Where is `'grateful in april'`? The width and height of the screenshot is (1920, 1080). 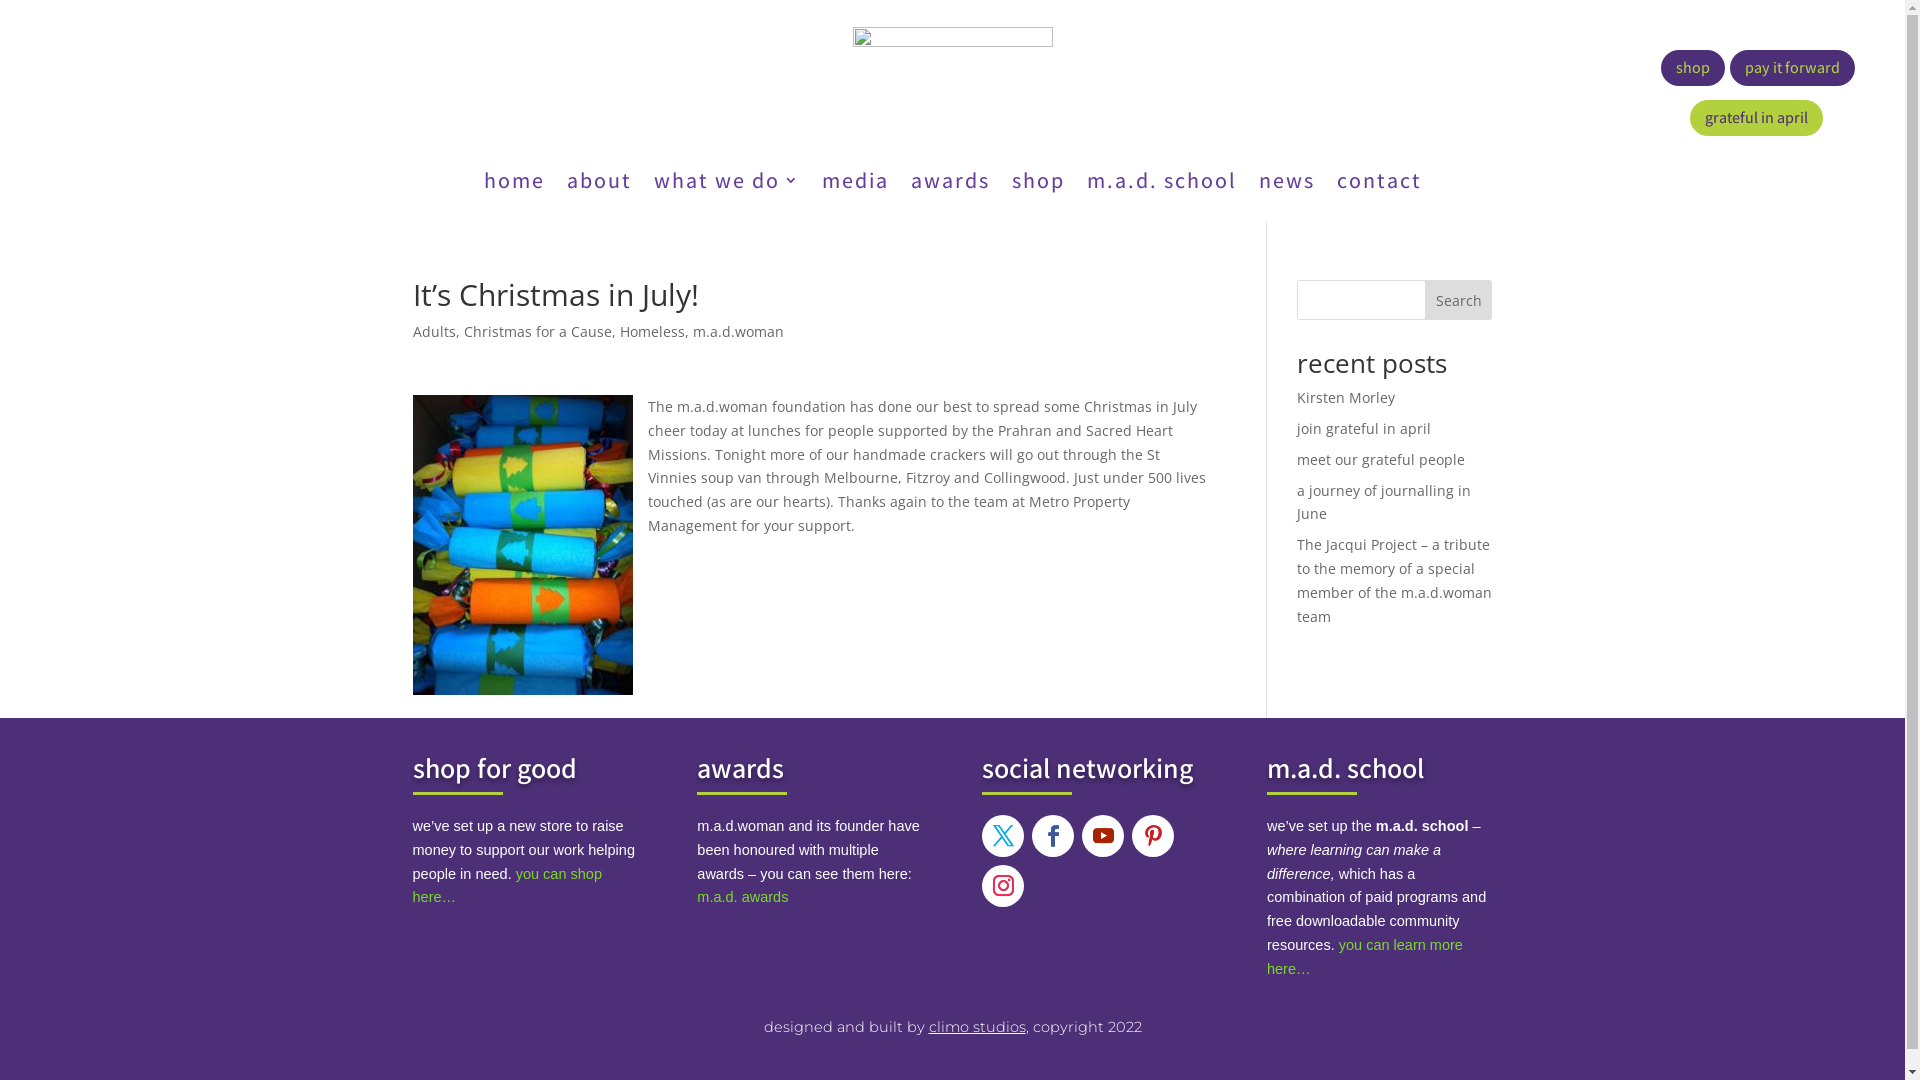
'grateful in april' is located at coordinates (1755, 118).